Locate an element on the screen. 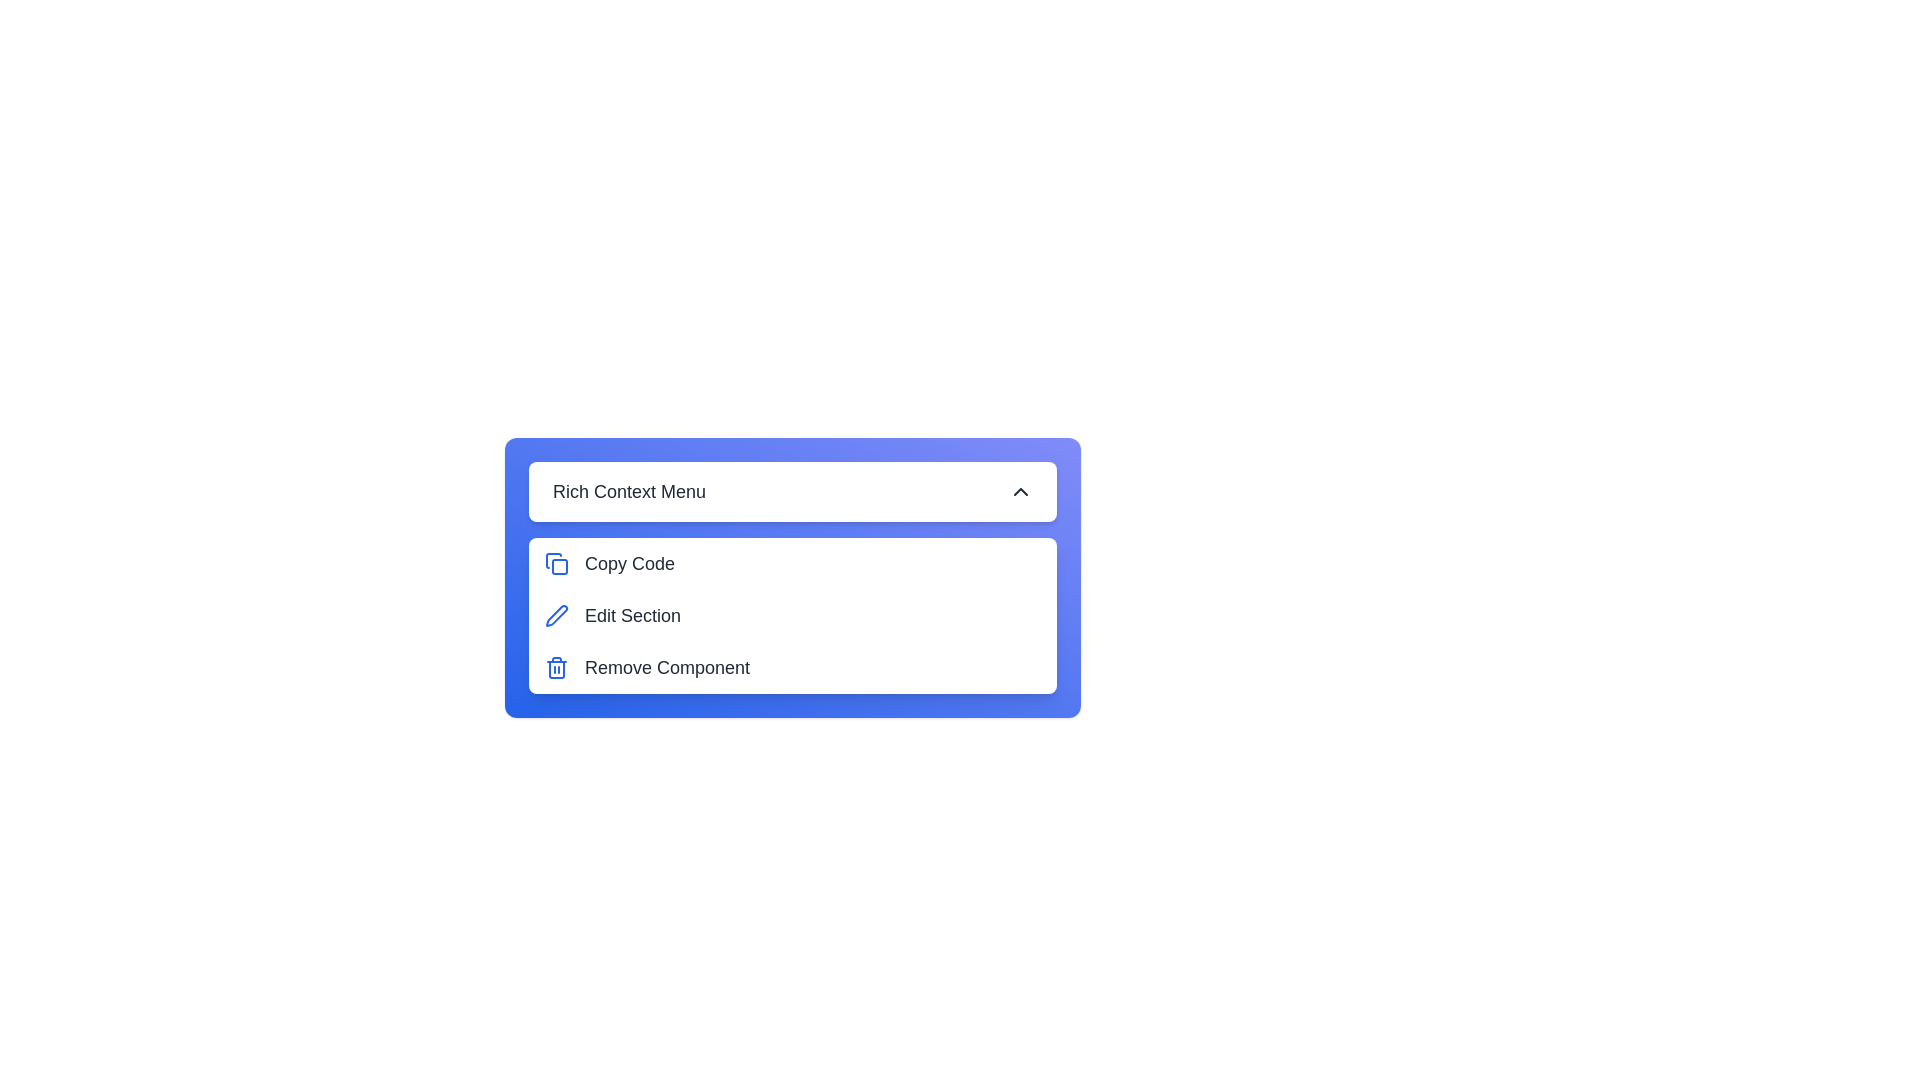  the 'Edit Section' option in the menu is located at coordinates (791, 615).